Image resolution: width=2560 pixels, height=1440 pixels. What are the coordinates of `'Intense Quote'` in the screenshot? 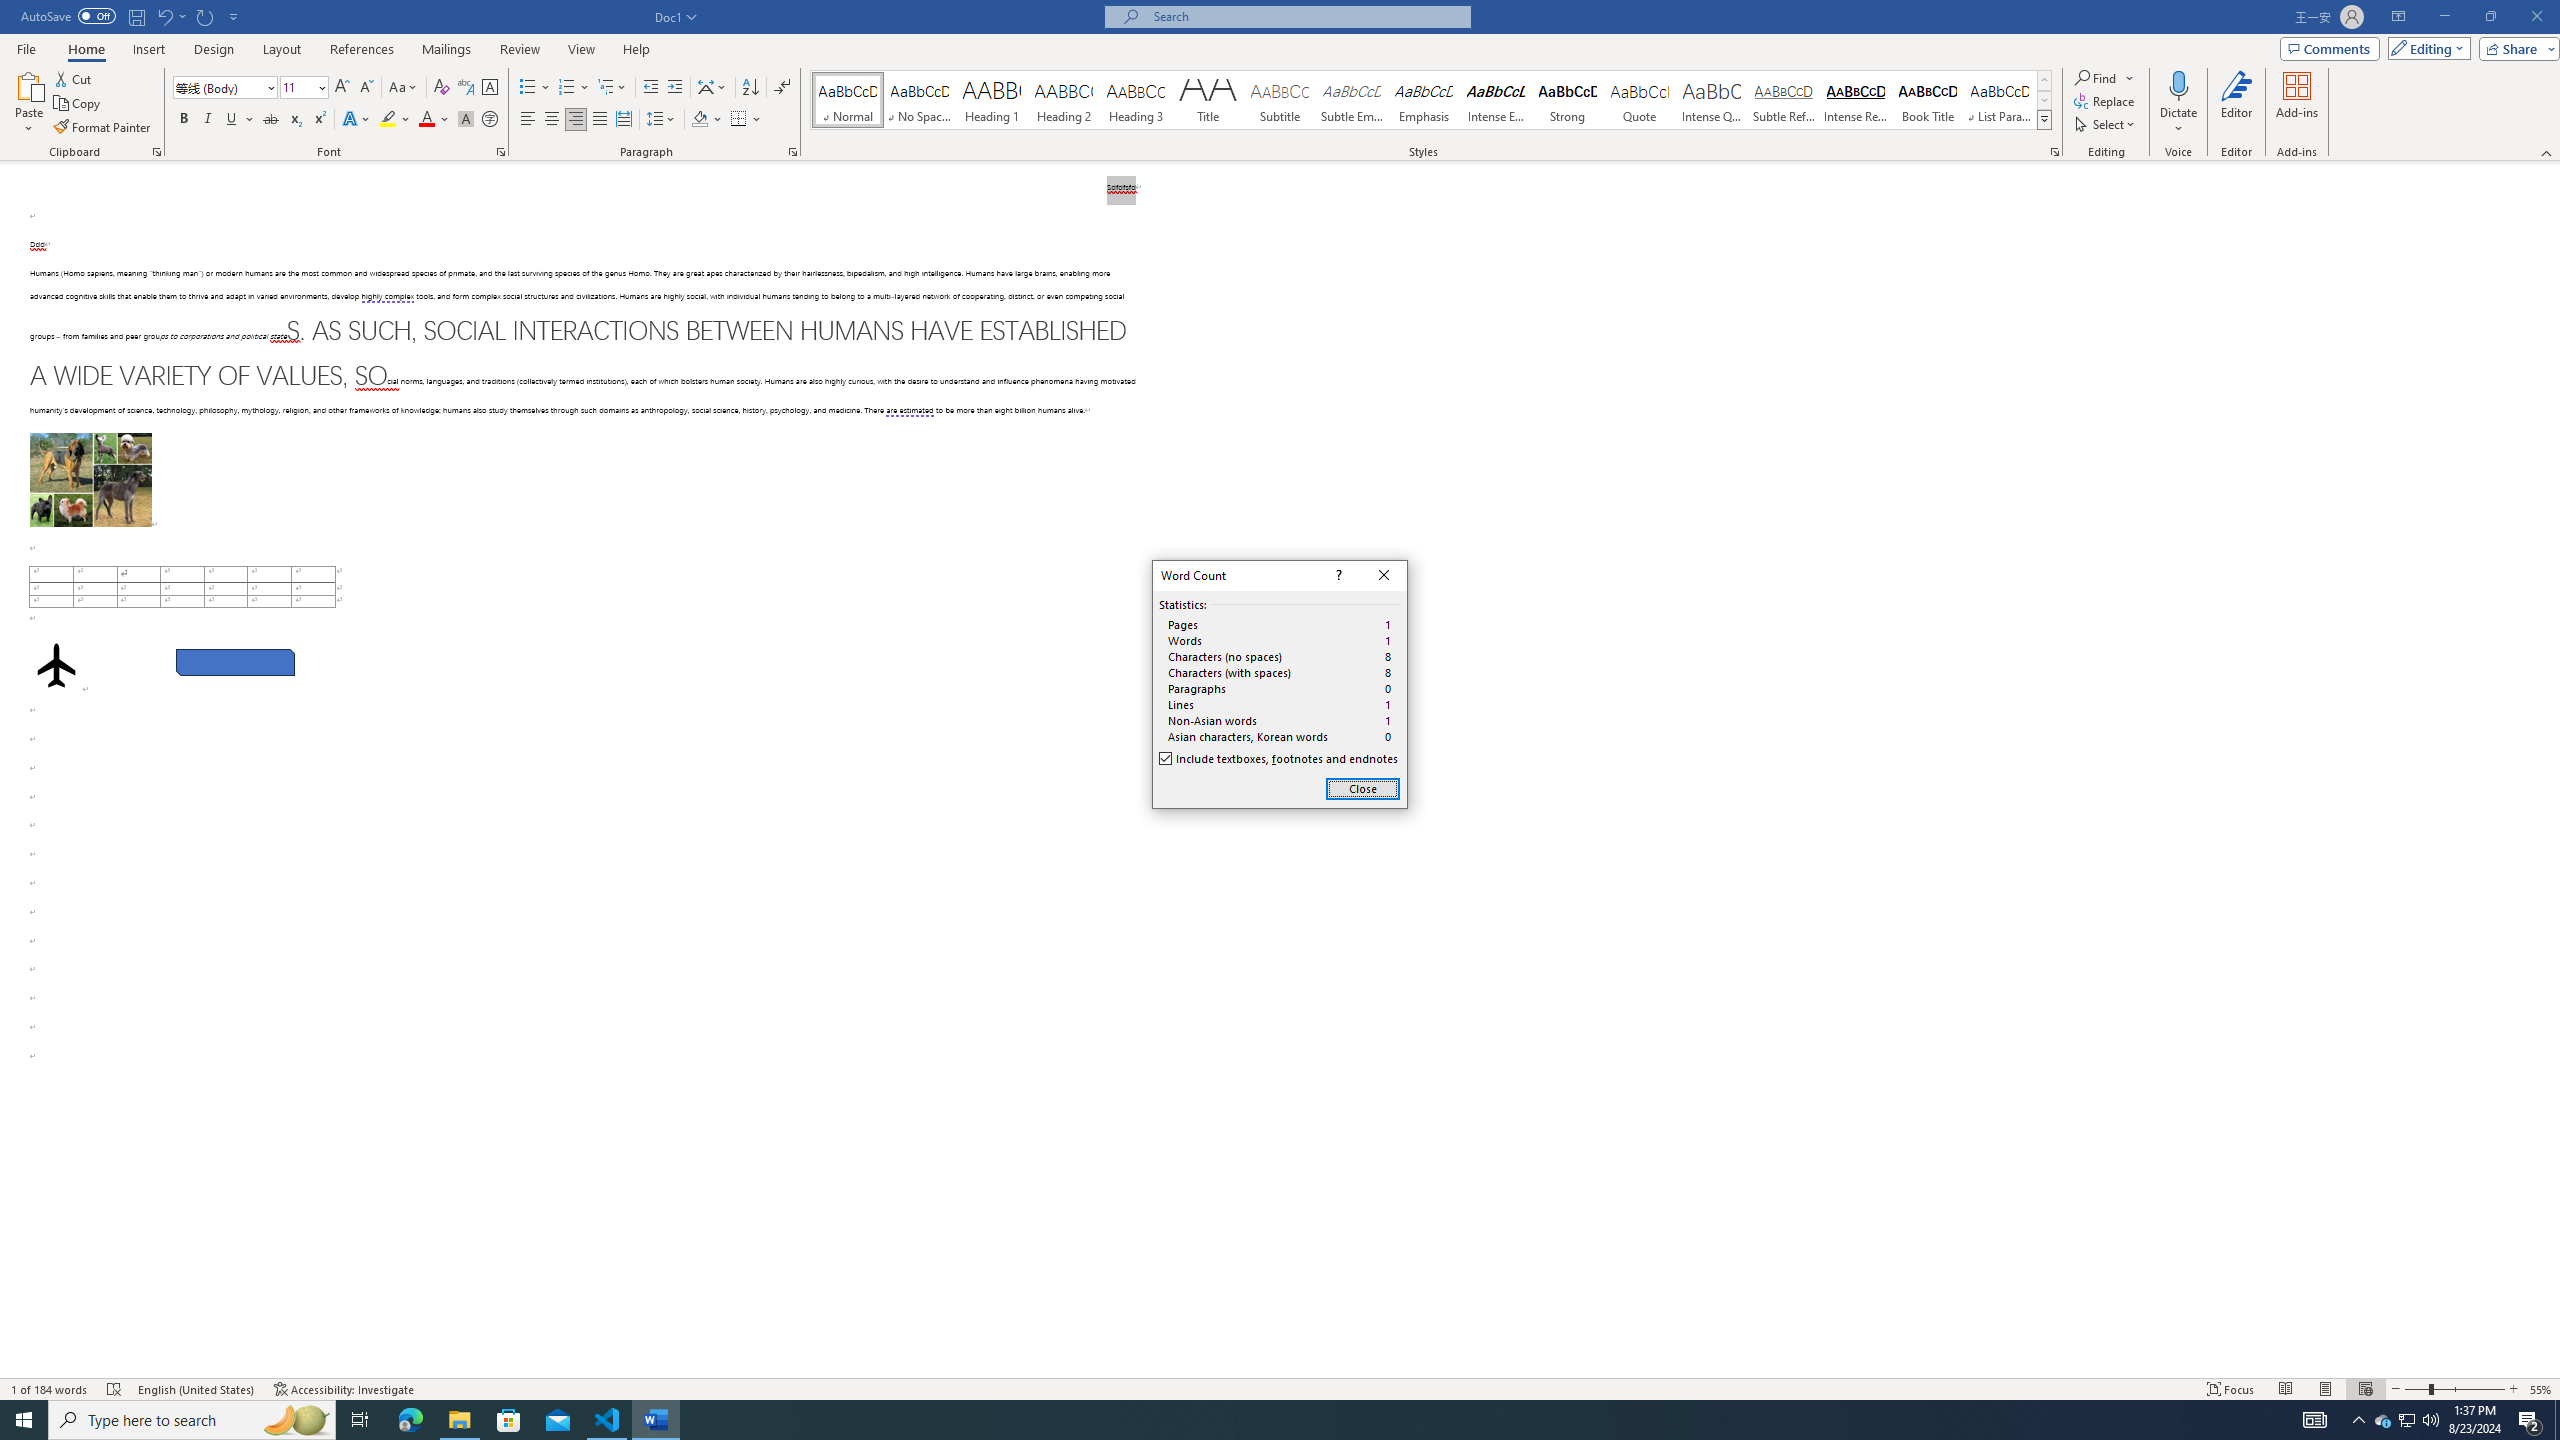 It's located at (1712, 99).